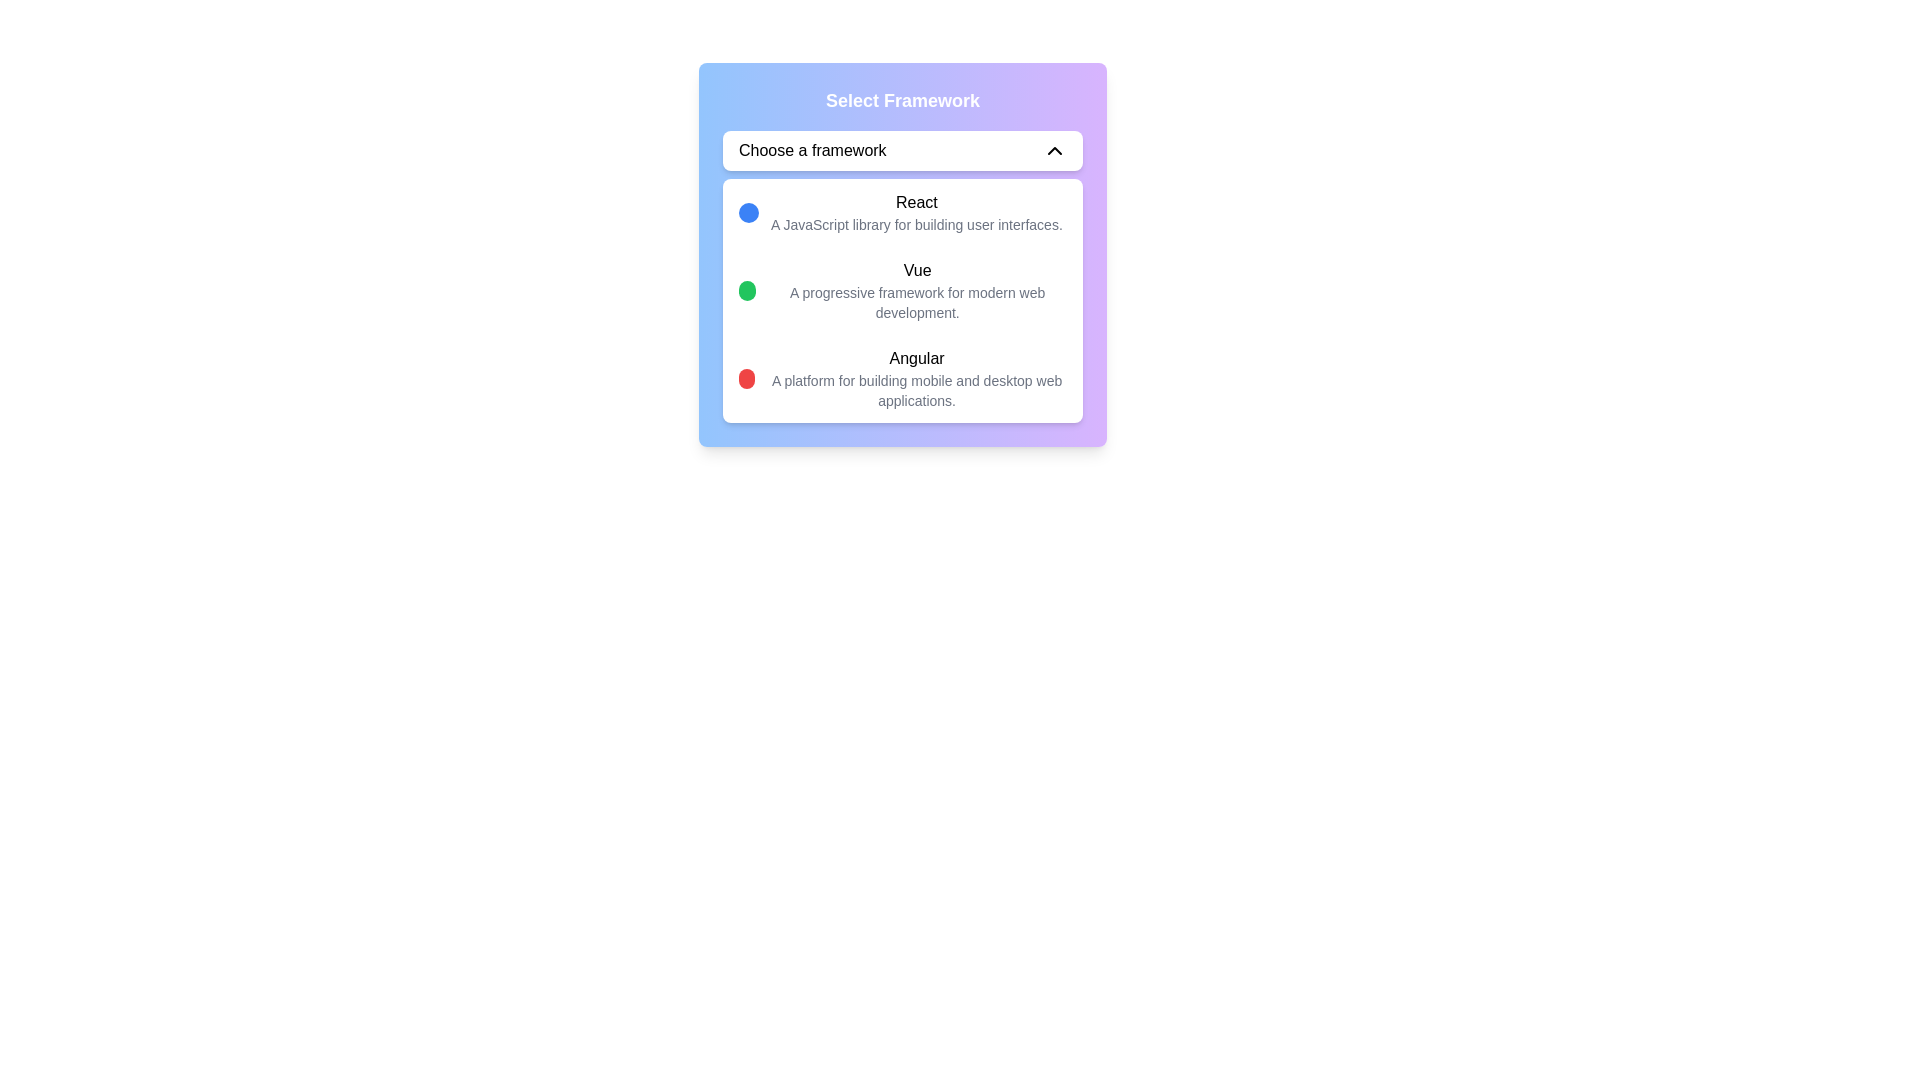  Describe the element at coordinates (915, 203) in the screenshot. I see `the static text element displaying 'React', which is styled in medium bold font and is the first option in the framework selection list` at that location.